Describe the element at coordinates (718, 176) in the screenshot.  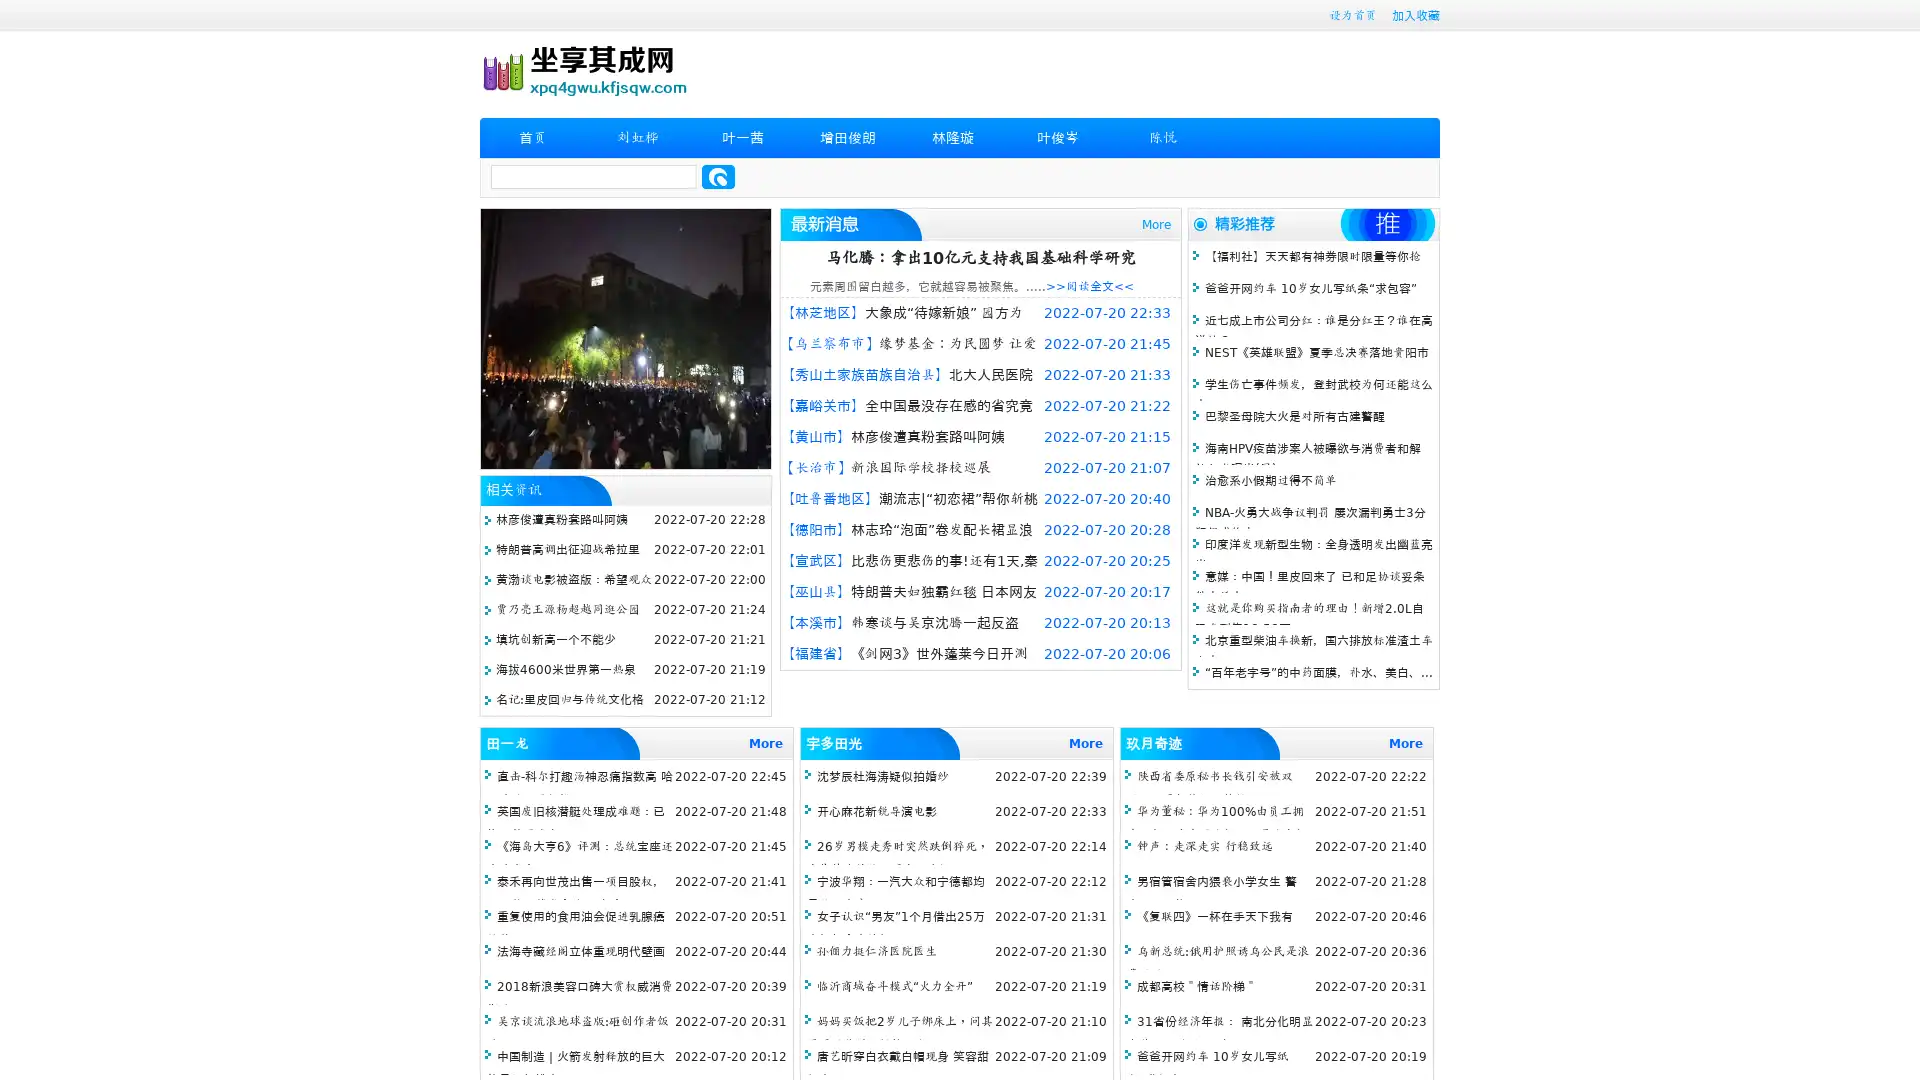
I see `Search` at that location.